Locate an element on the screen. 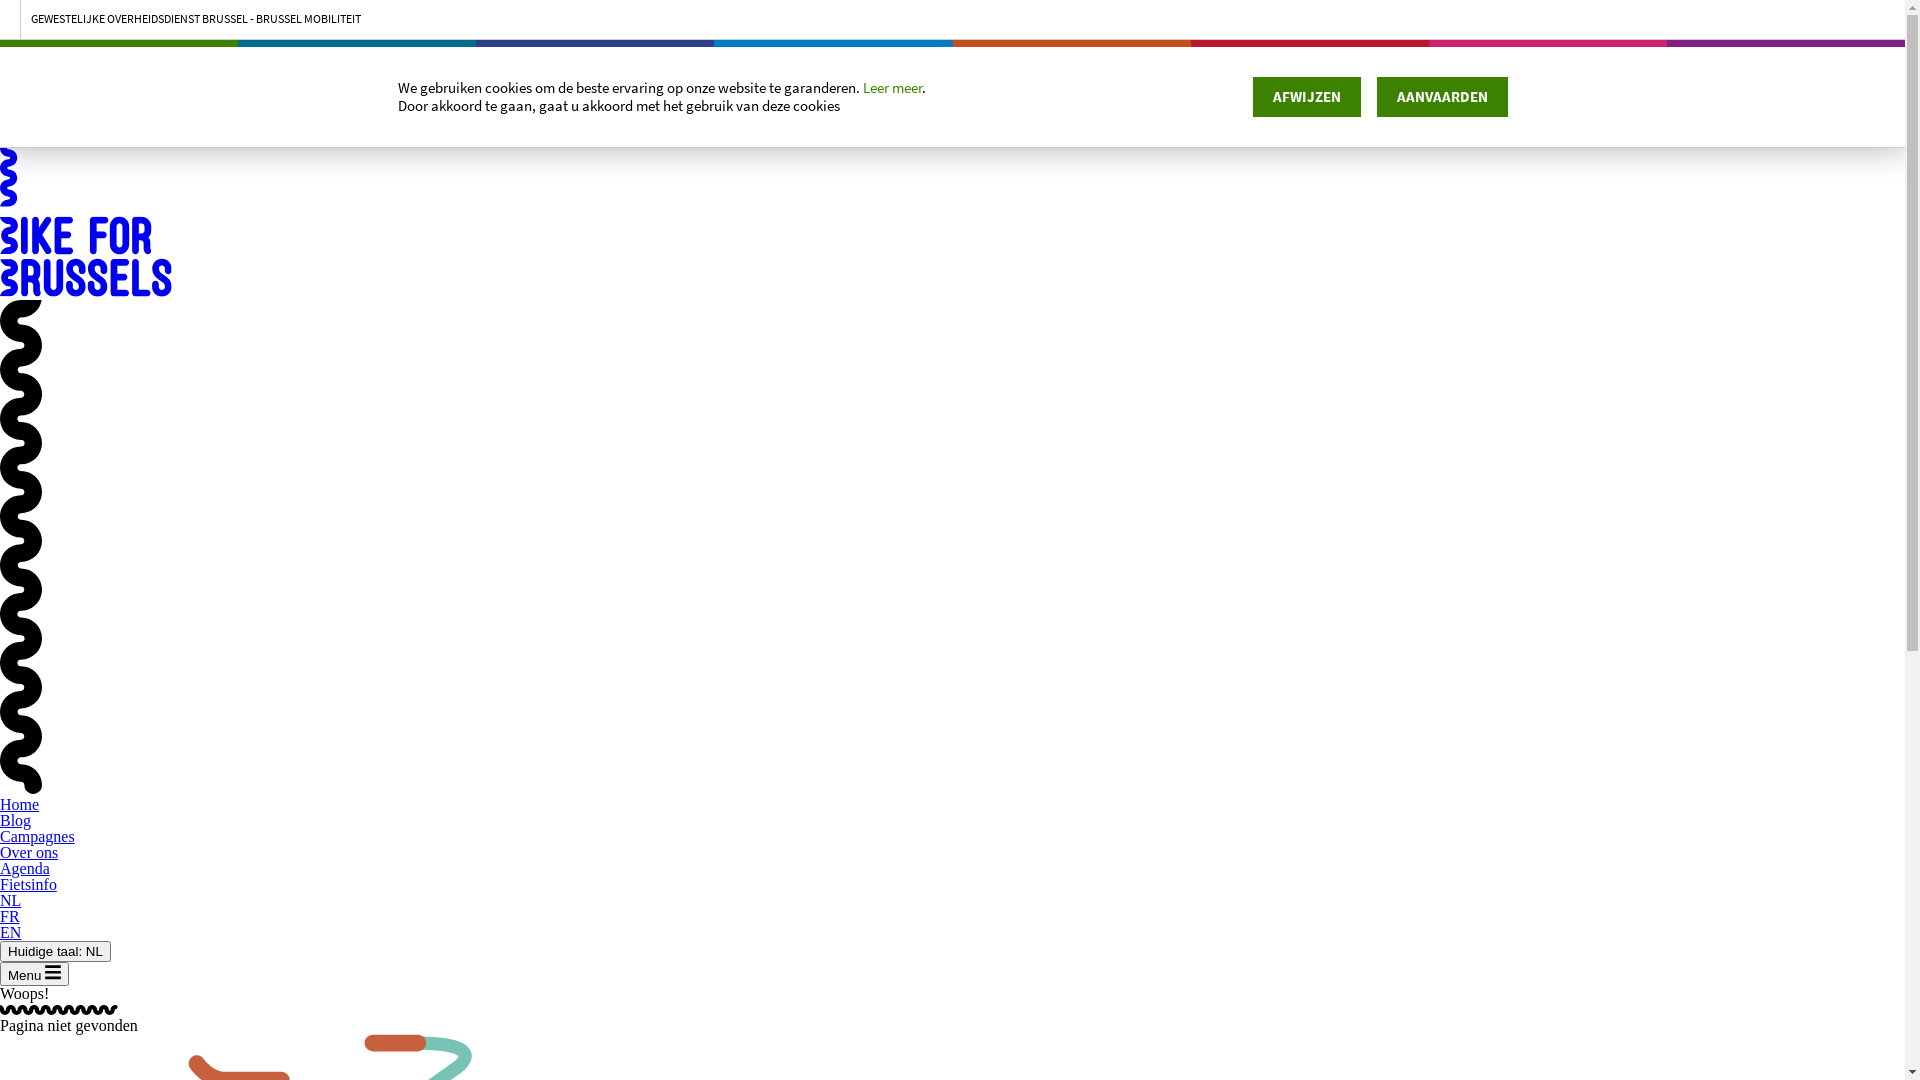  'Over ons' is located at coordinates (28, 852).